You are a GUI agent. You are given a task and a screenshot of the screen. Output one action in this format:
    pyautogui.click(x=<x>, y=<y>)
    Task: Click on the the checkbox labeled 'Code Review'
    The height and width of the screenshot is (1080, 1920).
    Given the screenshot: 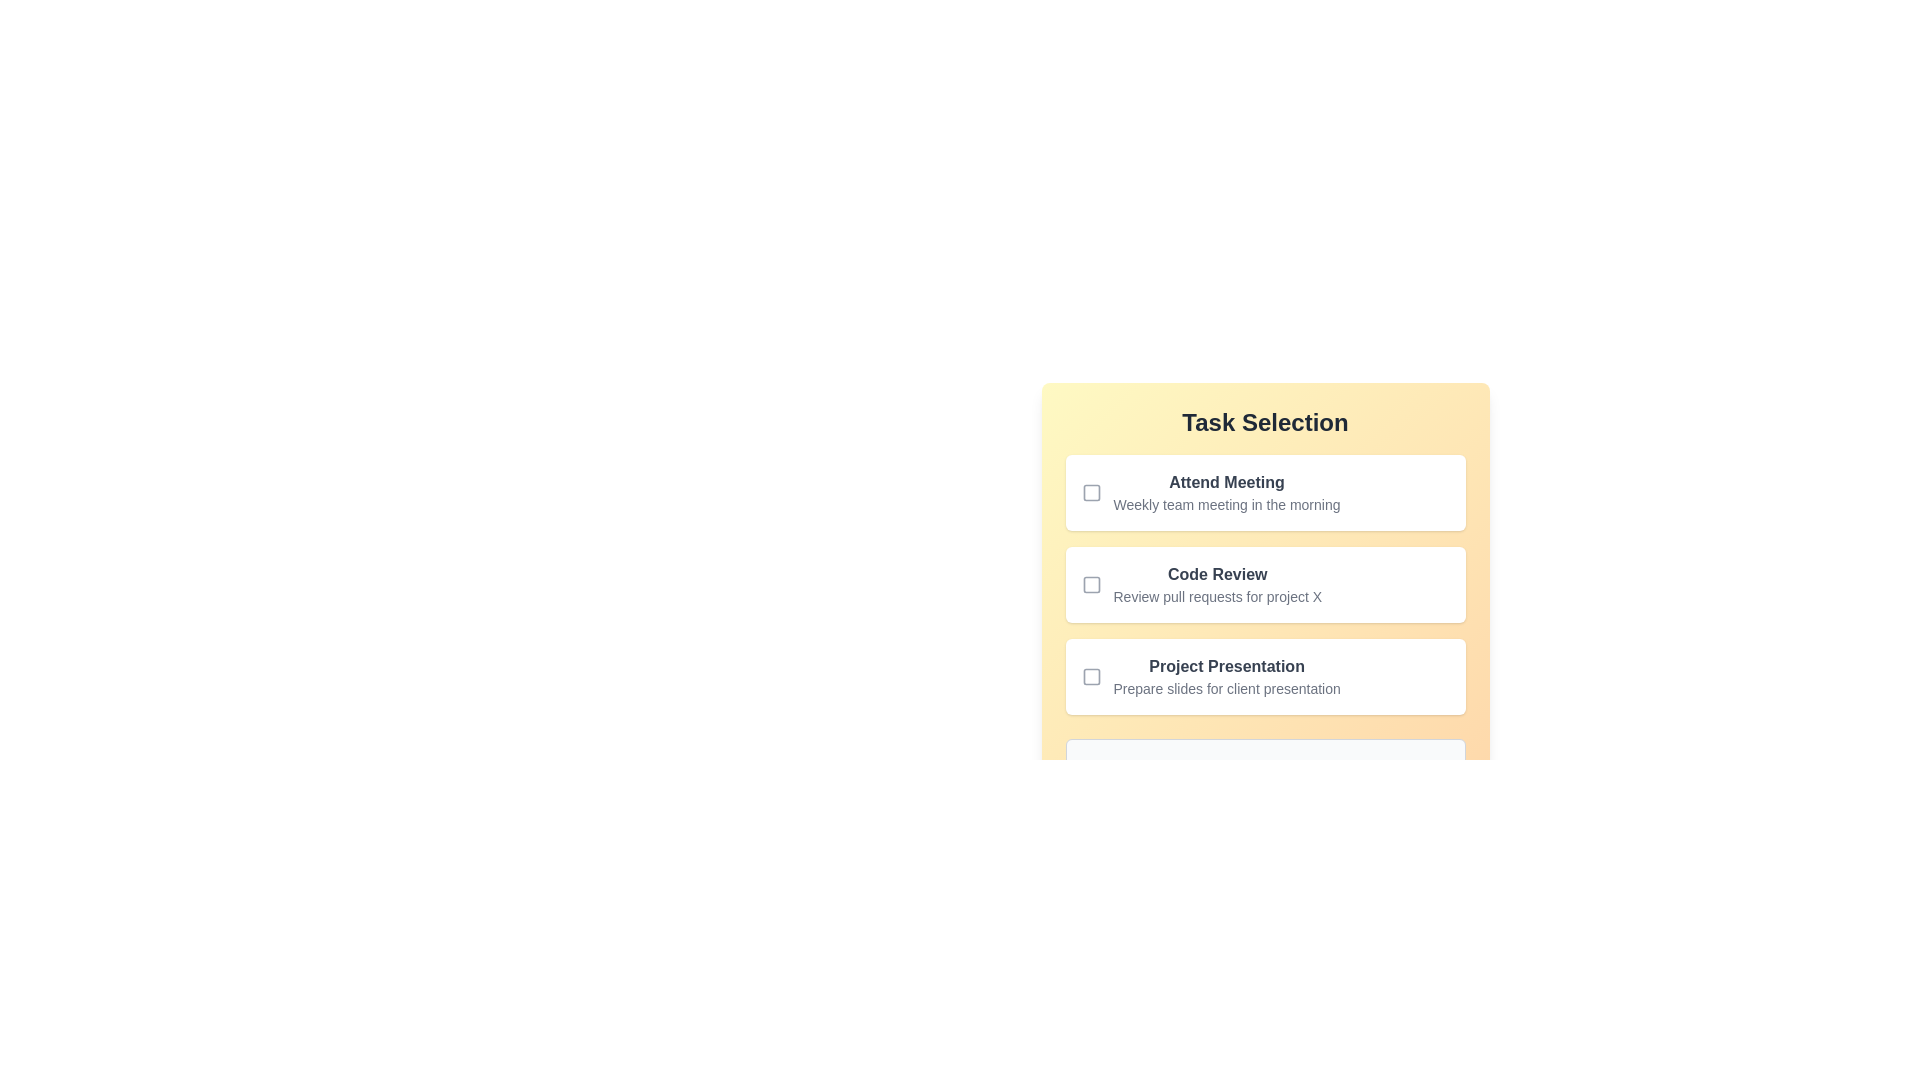 What is the action you would take?
    pyautogui.click(x=1200, y=585)
    